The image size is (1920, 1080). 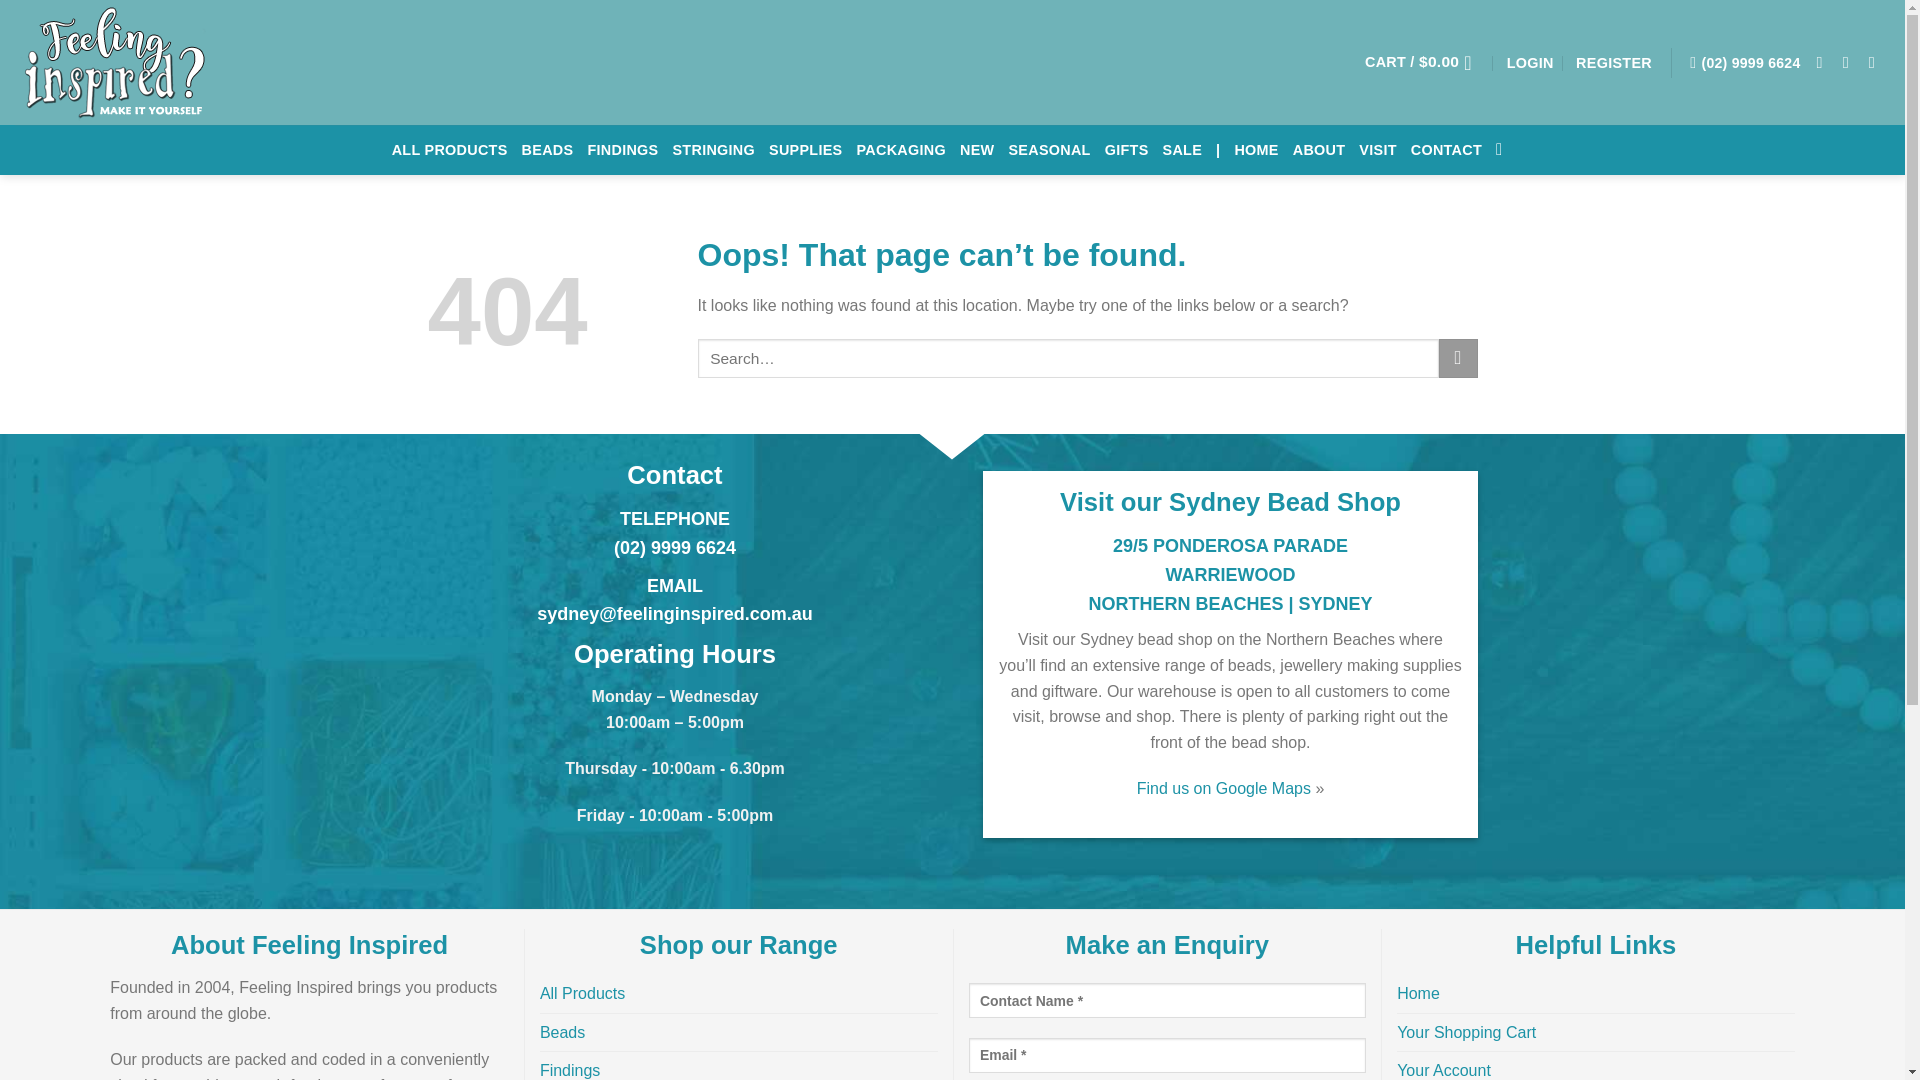 What do you see at coordinates (1417, 994) in the screenshot?
I see `'Home'` at bounding box center [1417, 994].